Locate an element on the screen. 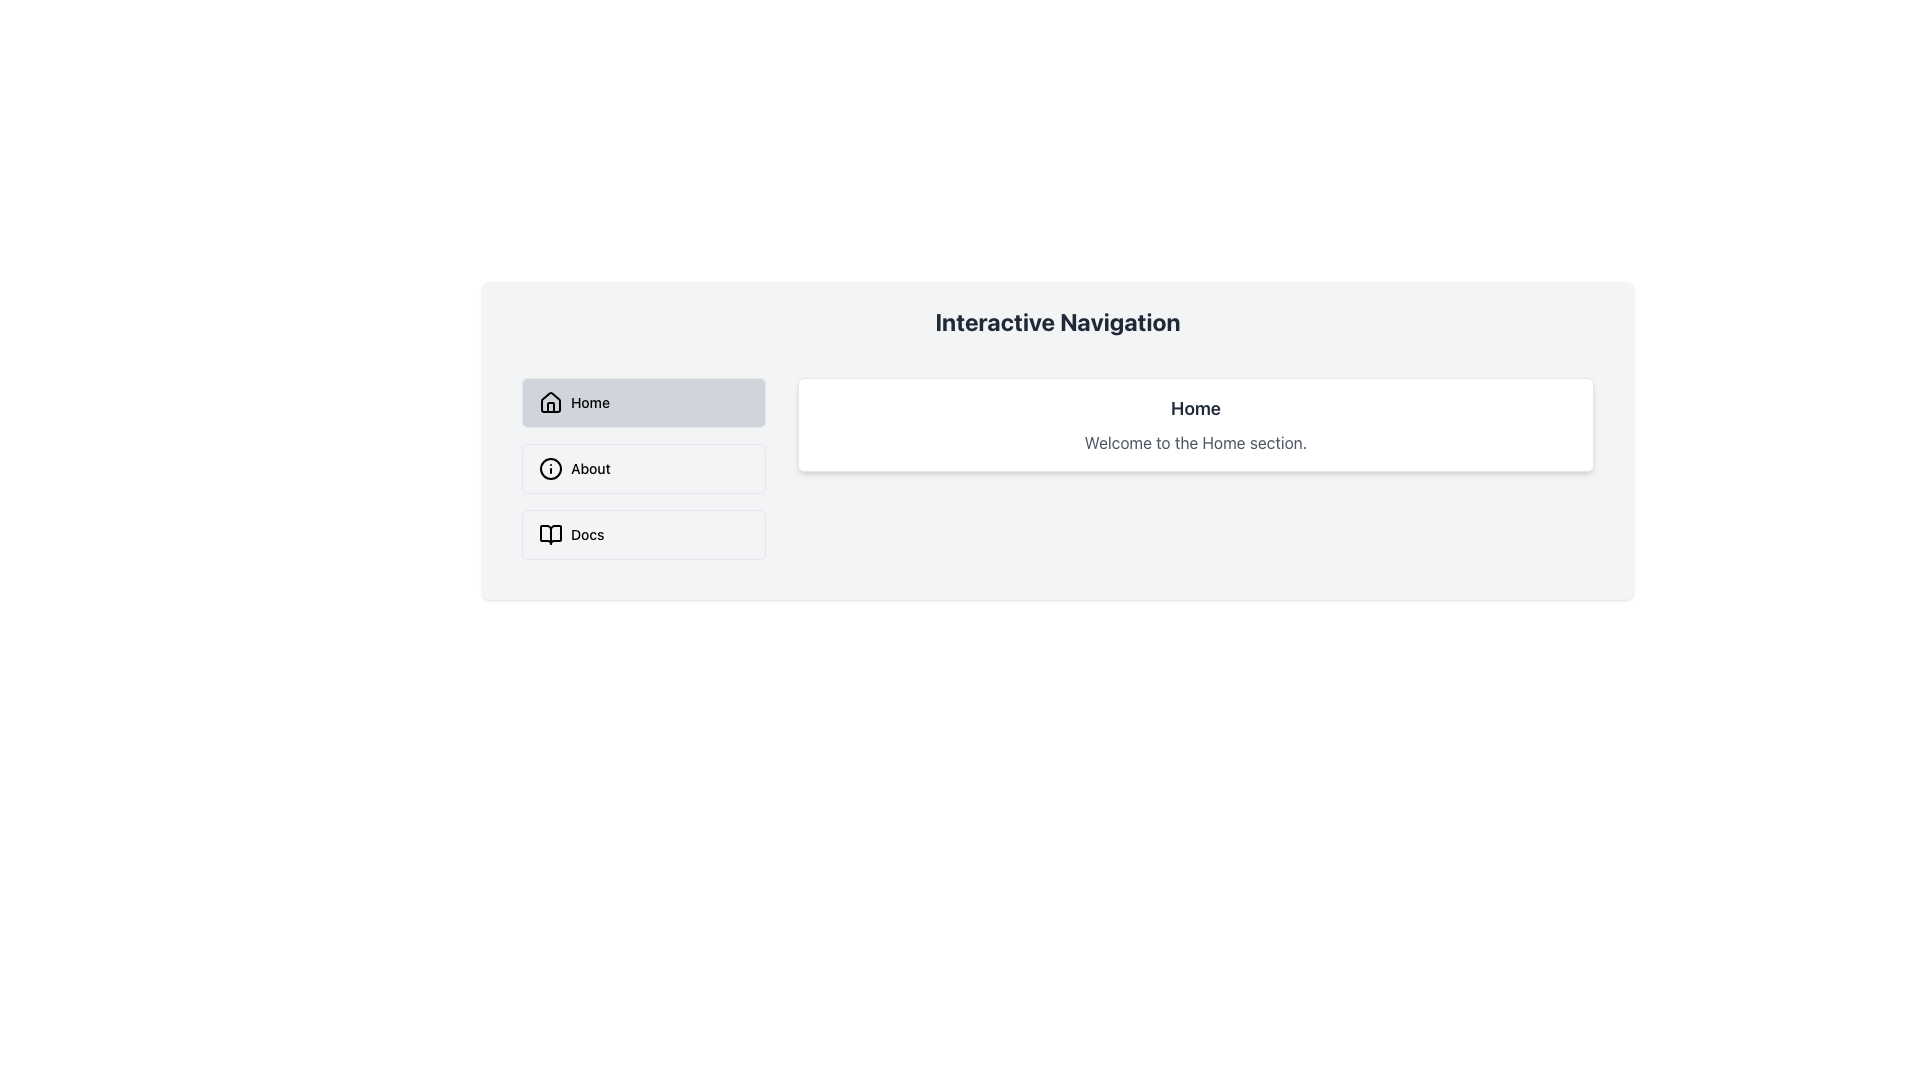 The height and width of the screenshot is (1080, 1920). the navigation button labeled as the third option in the vertical list, which leads to documentation or reference materials relevant to the application is located at coordinates (643, 534).